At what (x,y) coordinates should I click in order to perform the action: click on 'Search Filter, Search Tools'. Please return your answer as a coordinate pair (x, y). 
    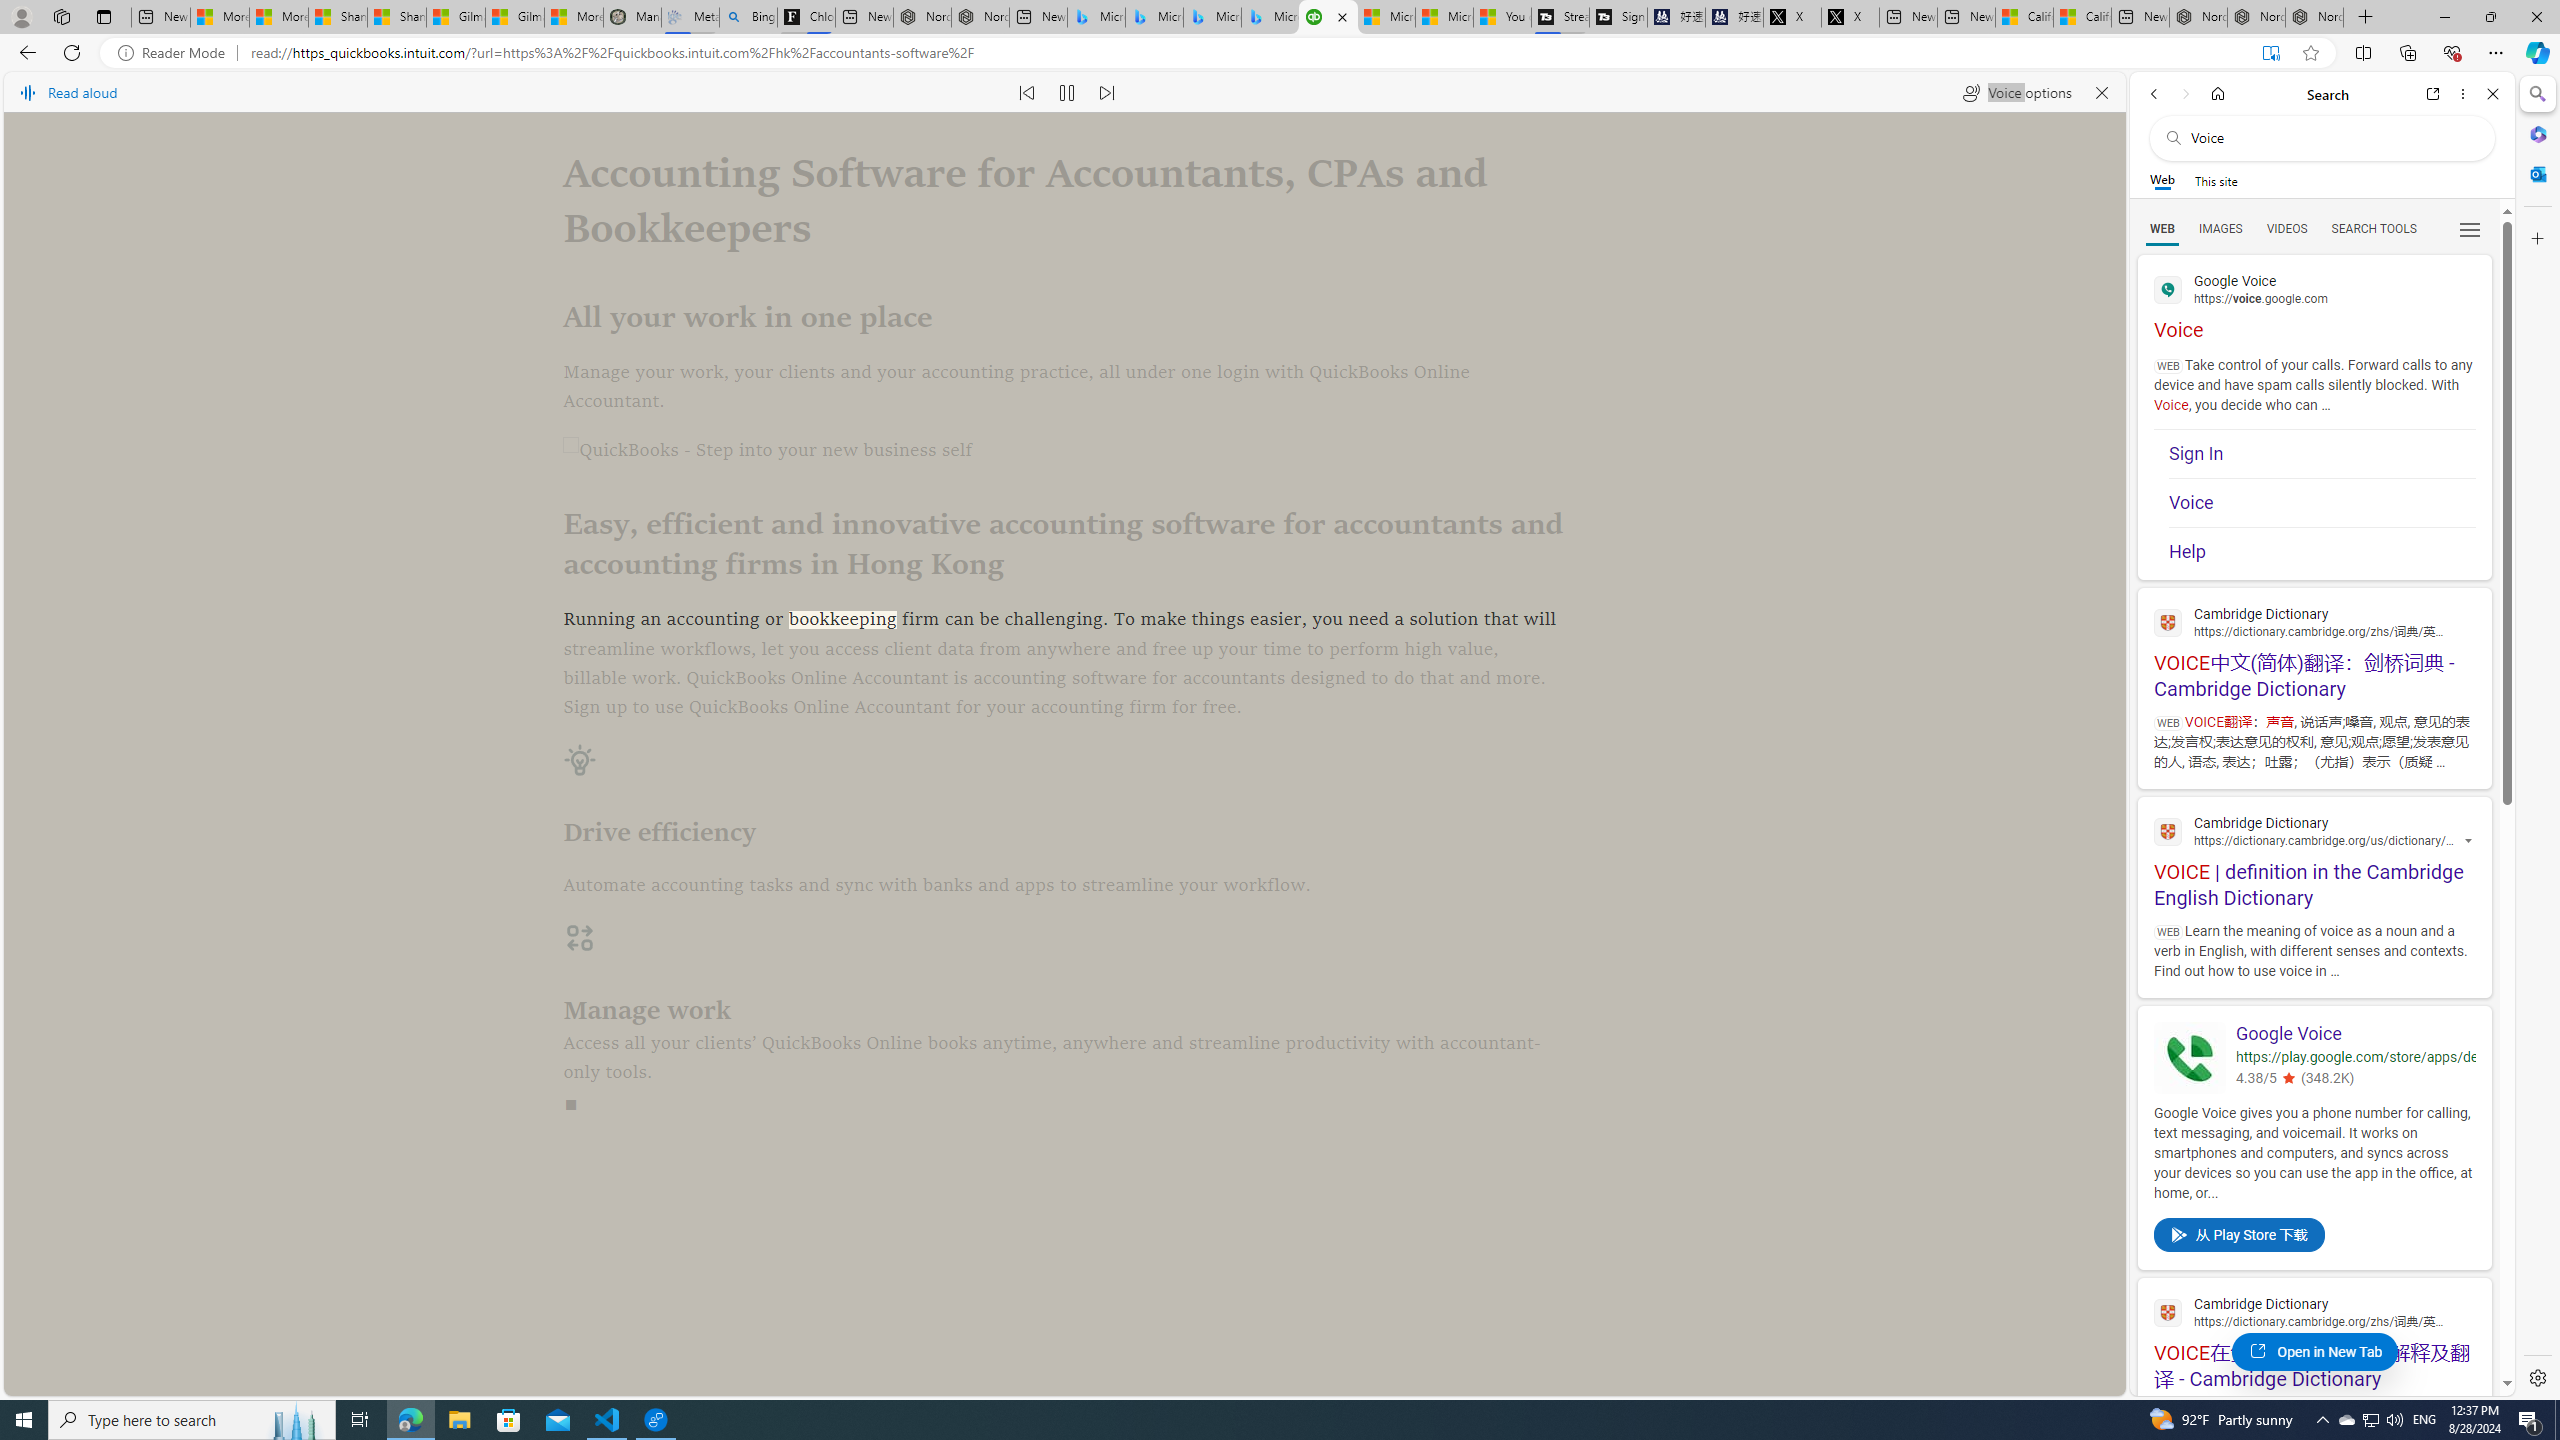
    Looking at the image, I should click on (2373, 227).